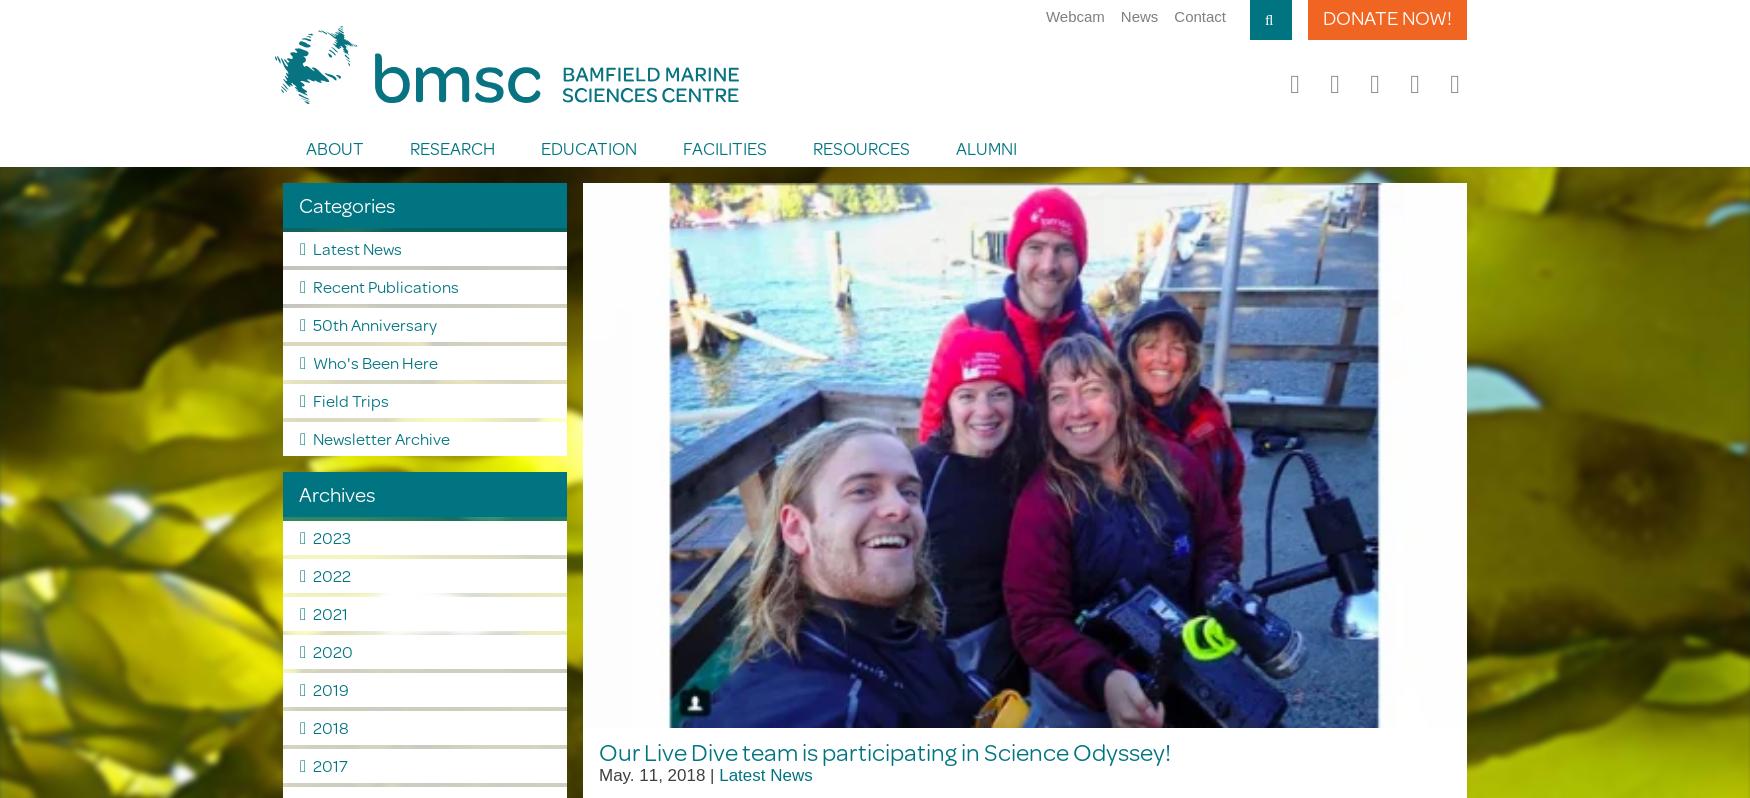  What do you see at coordinates (374, 360) in the screenshot?
I see `'Who's Been Here'` at bounding box center [374, 360].